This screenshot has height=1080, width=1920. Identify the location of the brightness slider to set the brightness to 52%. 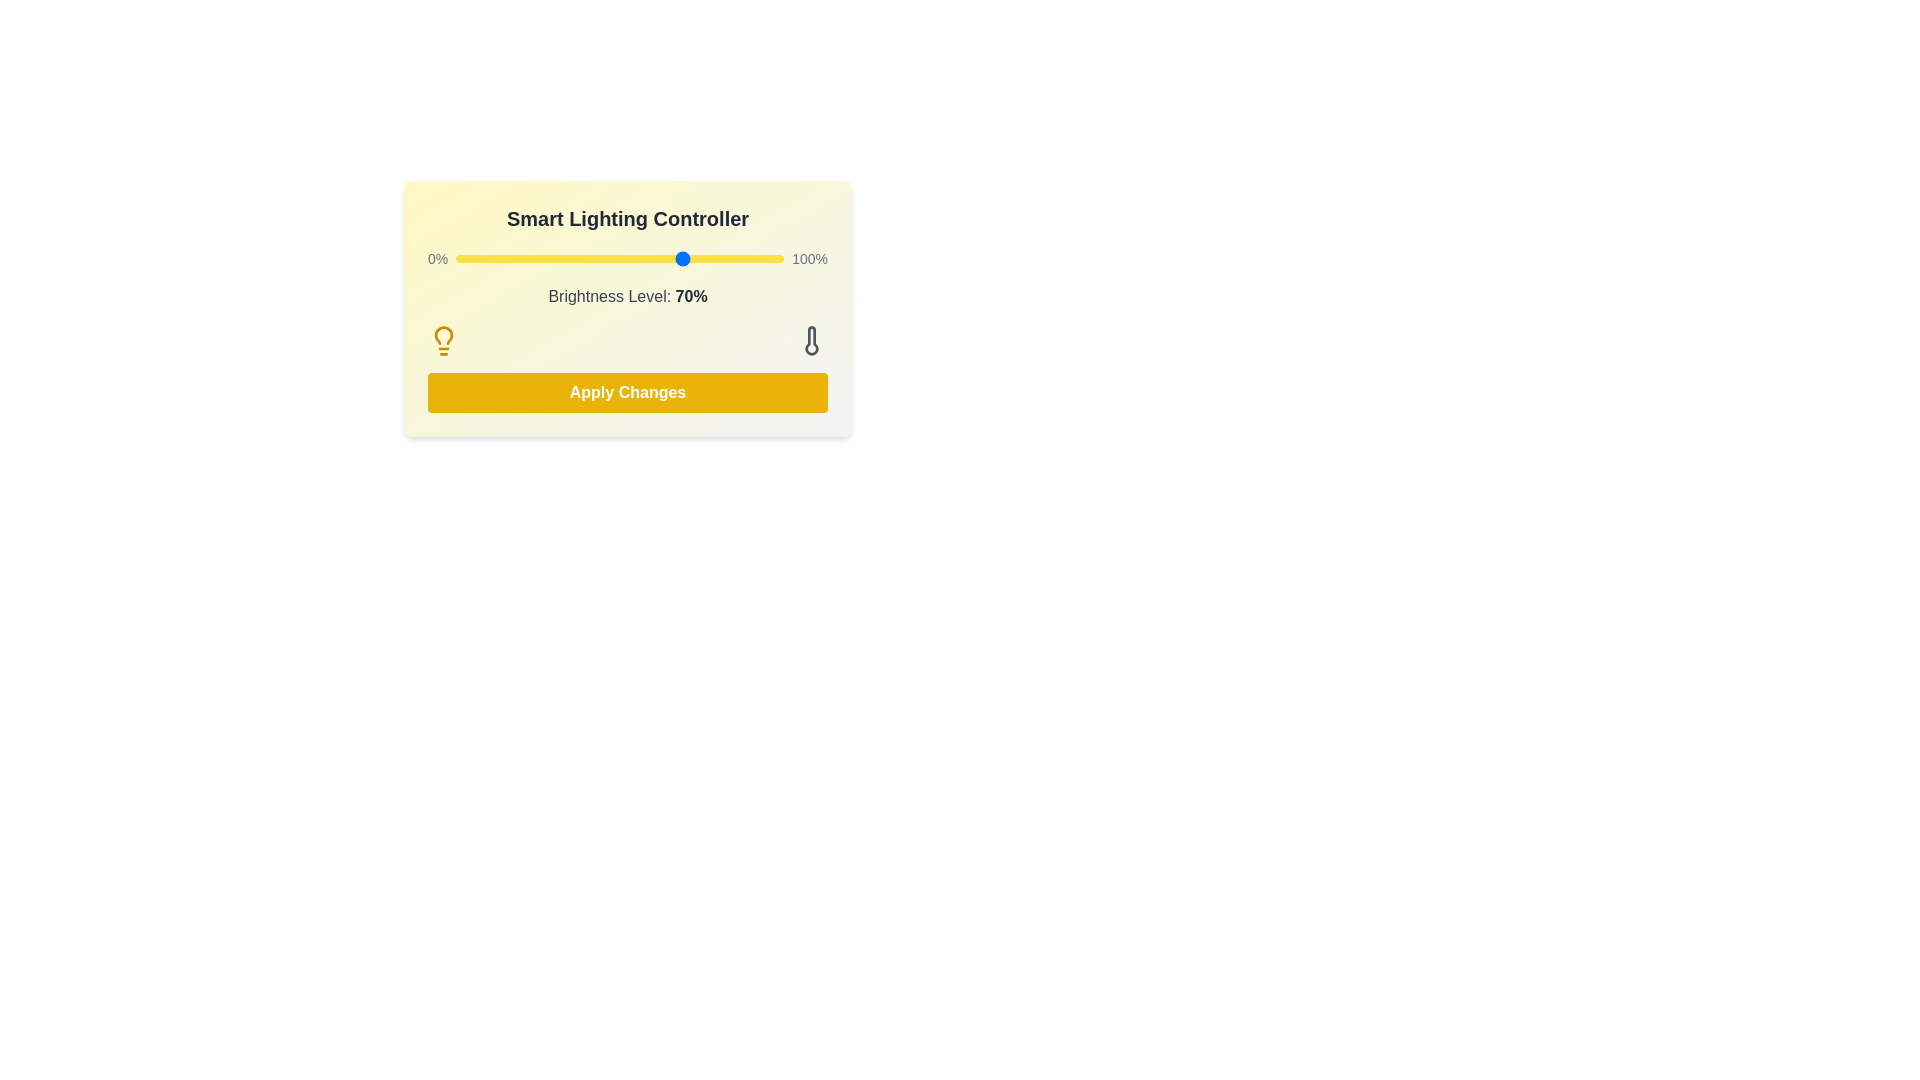
(625, 257).